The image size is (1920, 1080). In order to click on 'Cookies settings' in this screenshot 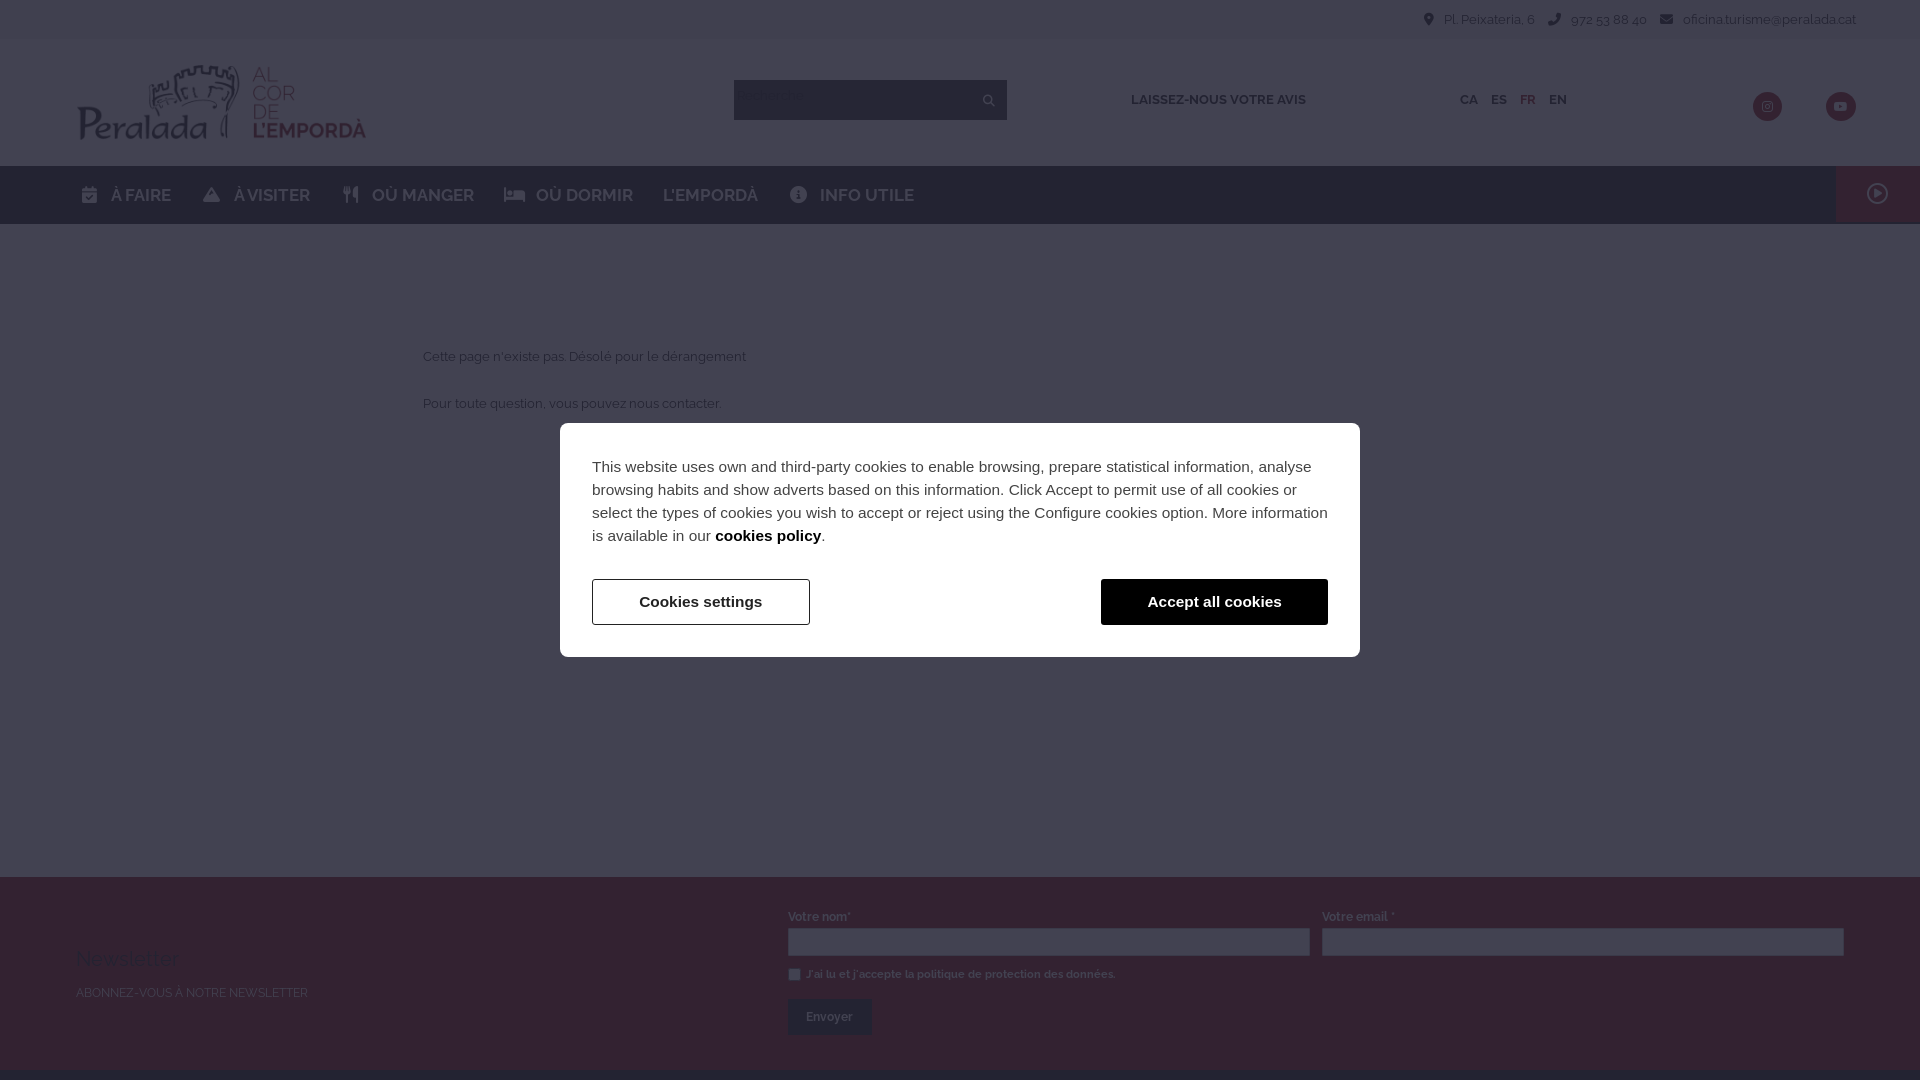, I will do `click(590, 600)`.